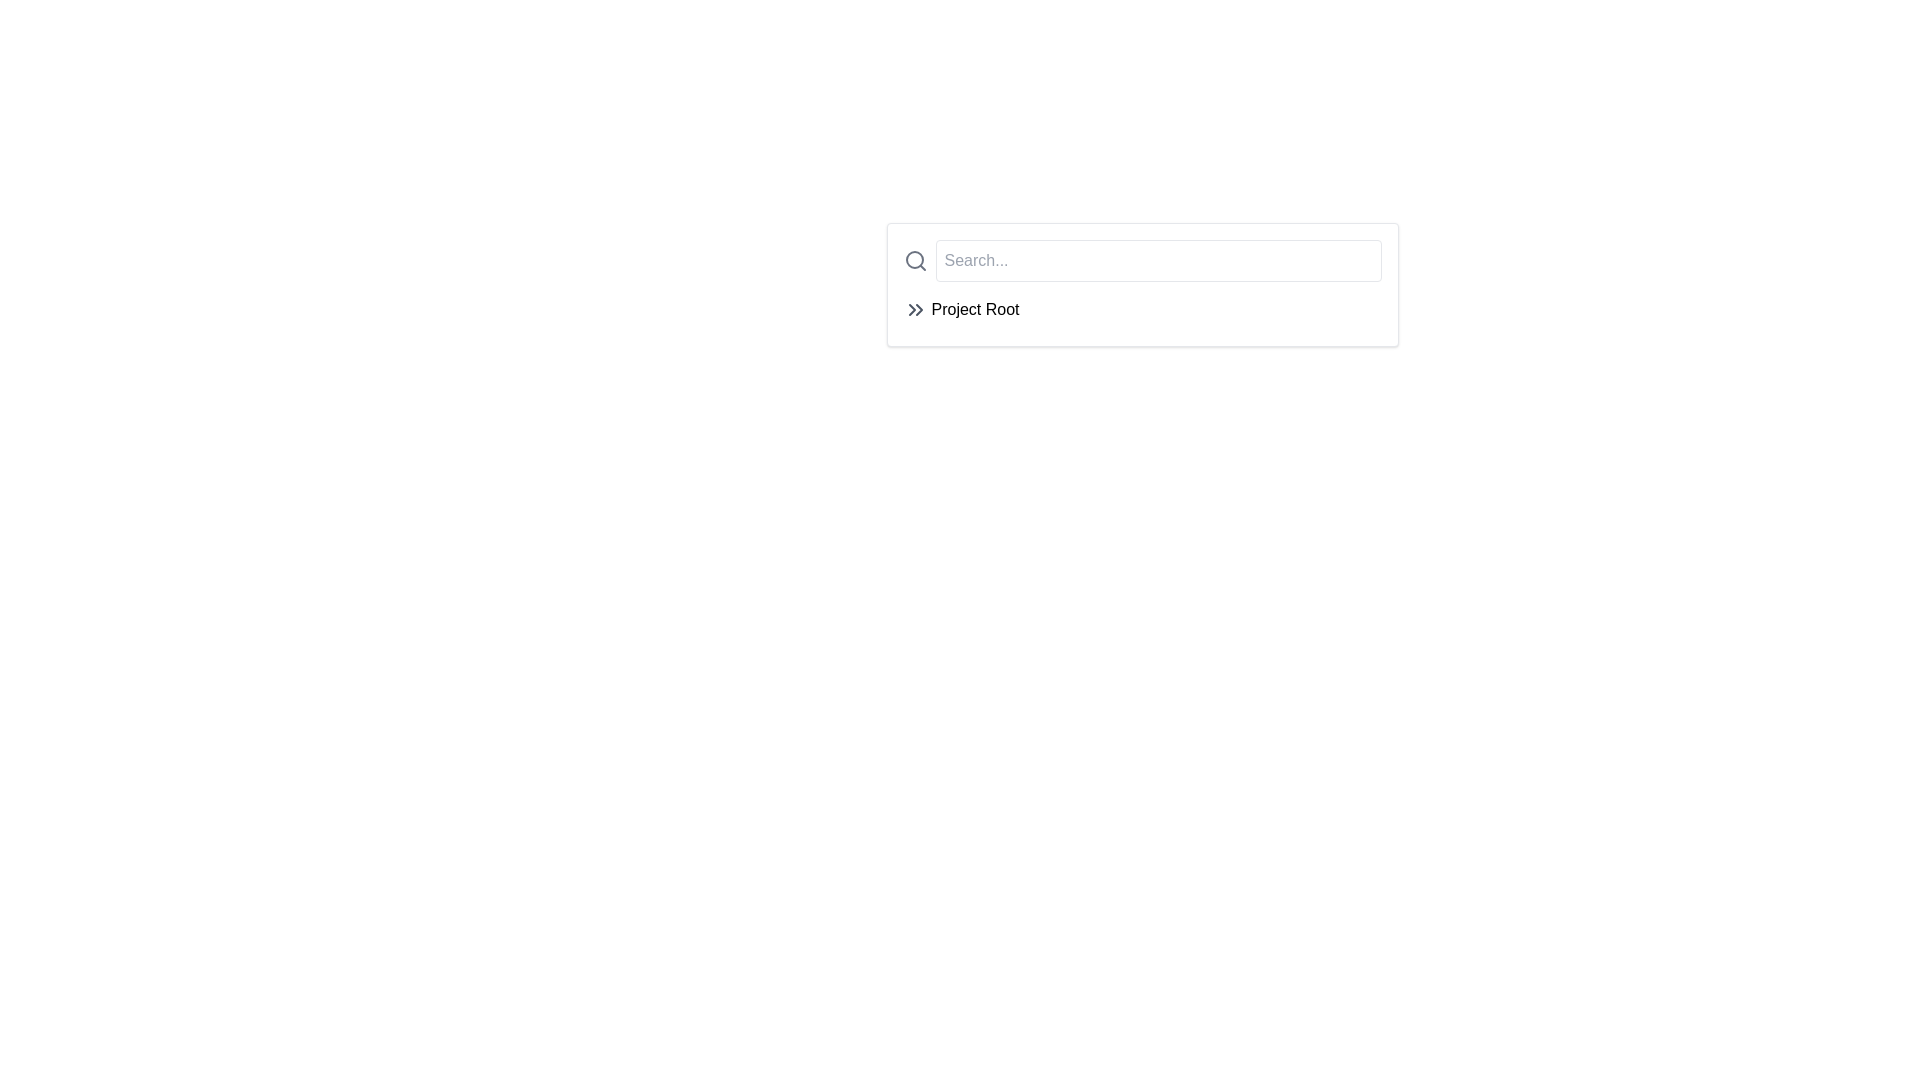 The height and width of the screenshot is (1080, 1920). What do you see at coordinates (975, 309) in the screenshot?
I see `the Text Label that serves as a section, folder, or project title, positioned to the right of chevron arrow icons and left of empty space` at bounding box center [975, 309].